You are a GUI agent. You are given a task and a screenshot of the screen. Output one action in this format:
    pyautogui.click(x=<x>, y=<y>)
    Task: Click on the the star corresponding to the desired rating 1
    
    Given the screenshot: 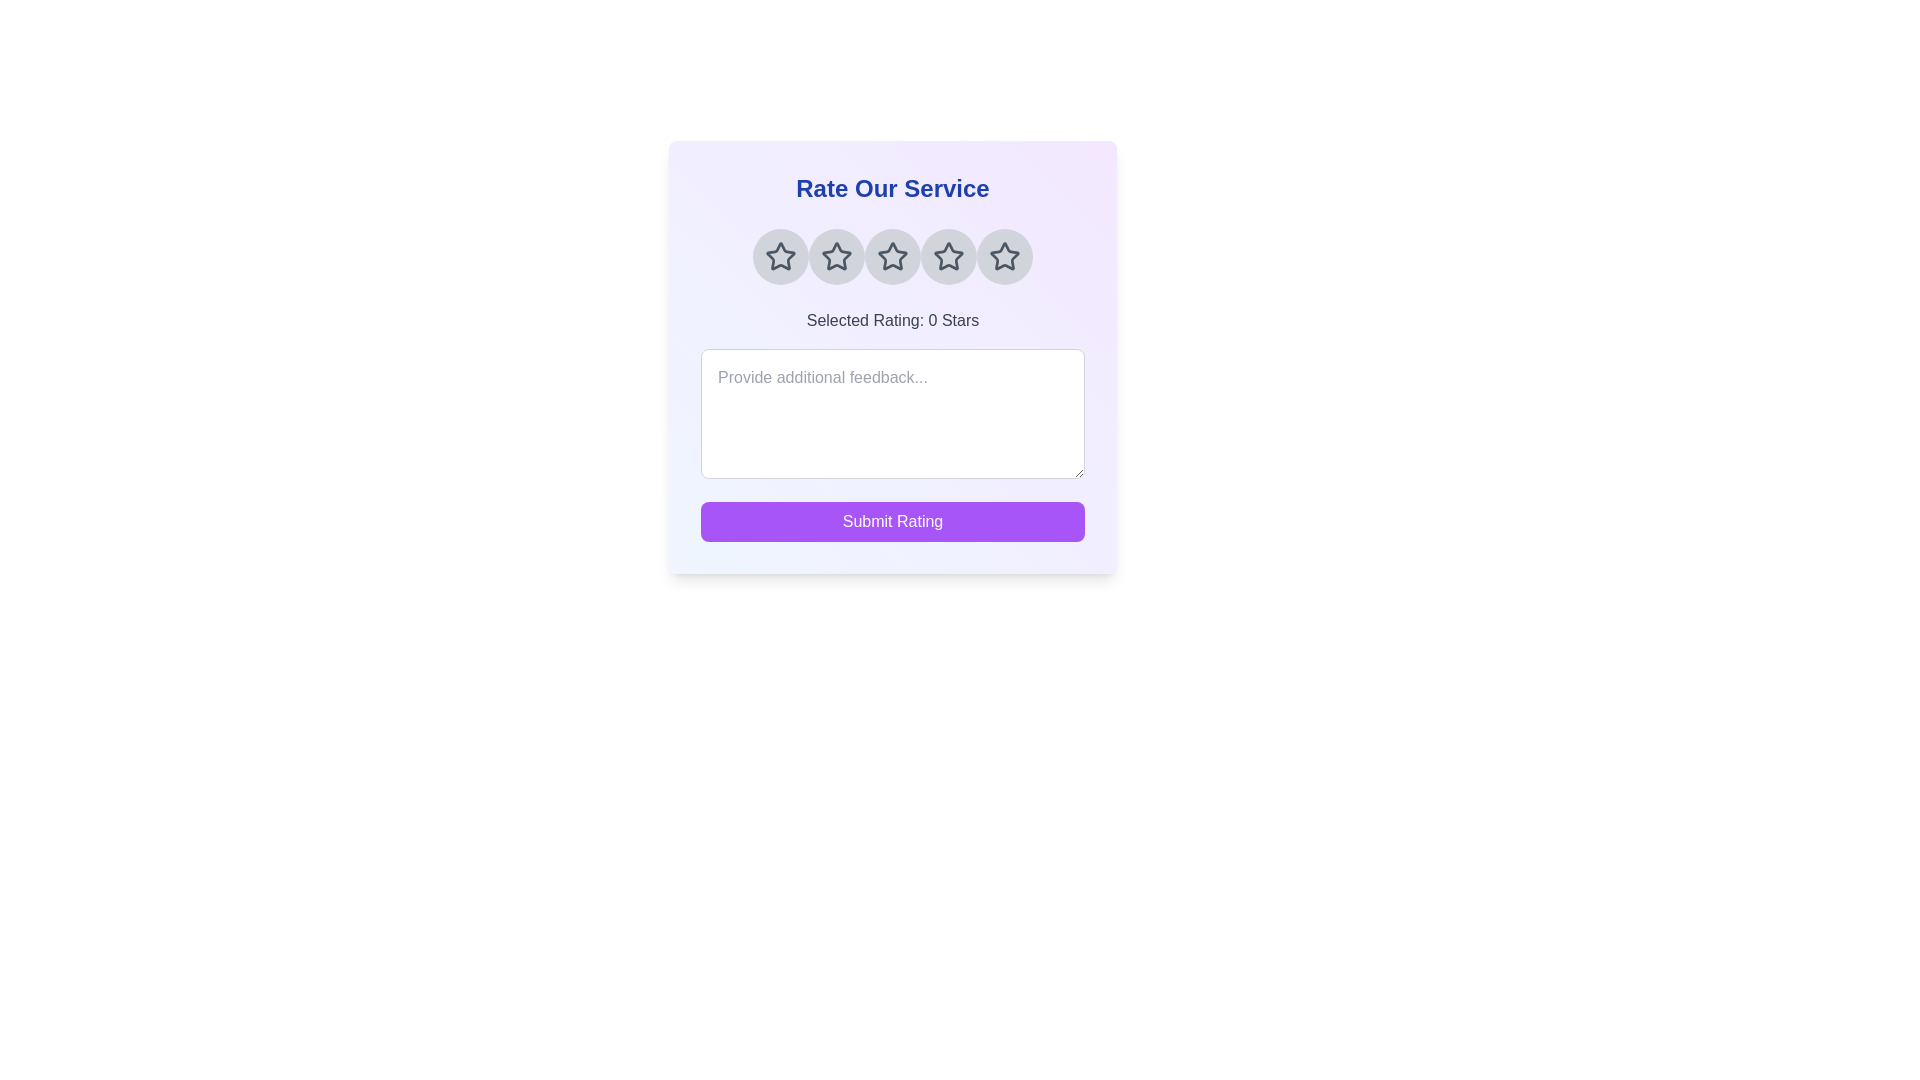 What is the action you would take?
    pyautogui.click(x=780, y=256)
    